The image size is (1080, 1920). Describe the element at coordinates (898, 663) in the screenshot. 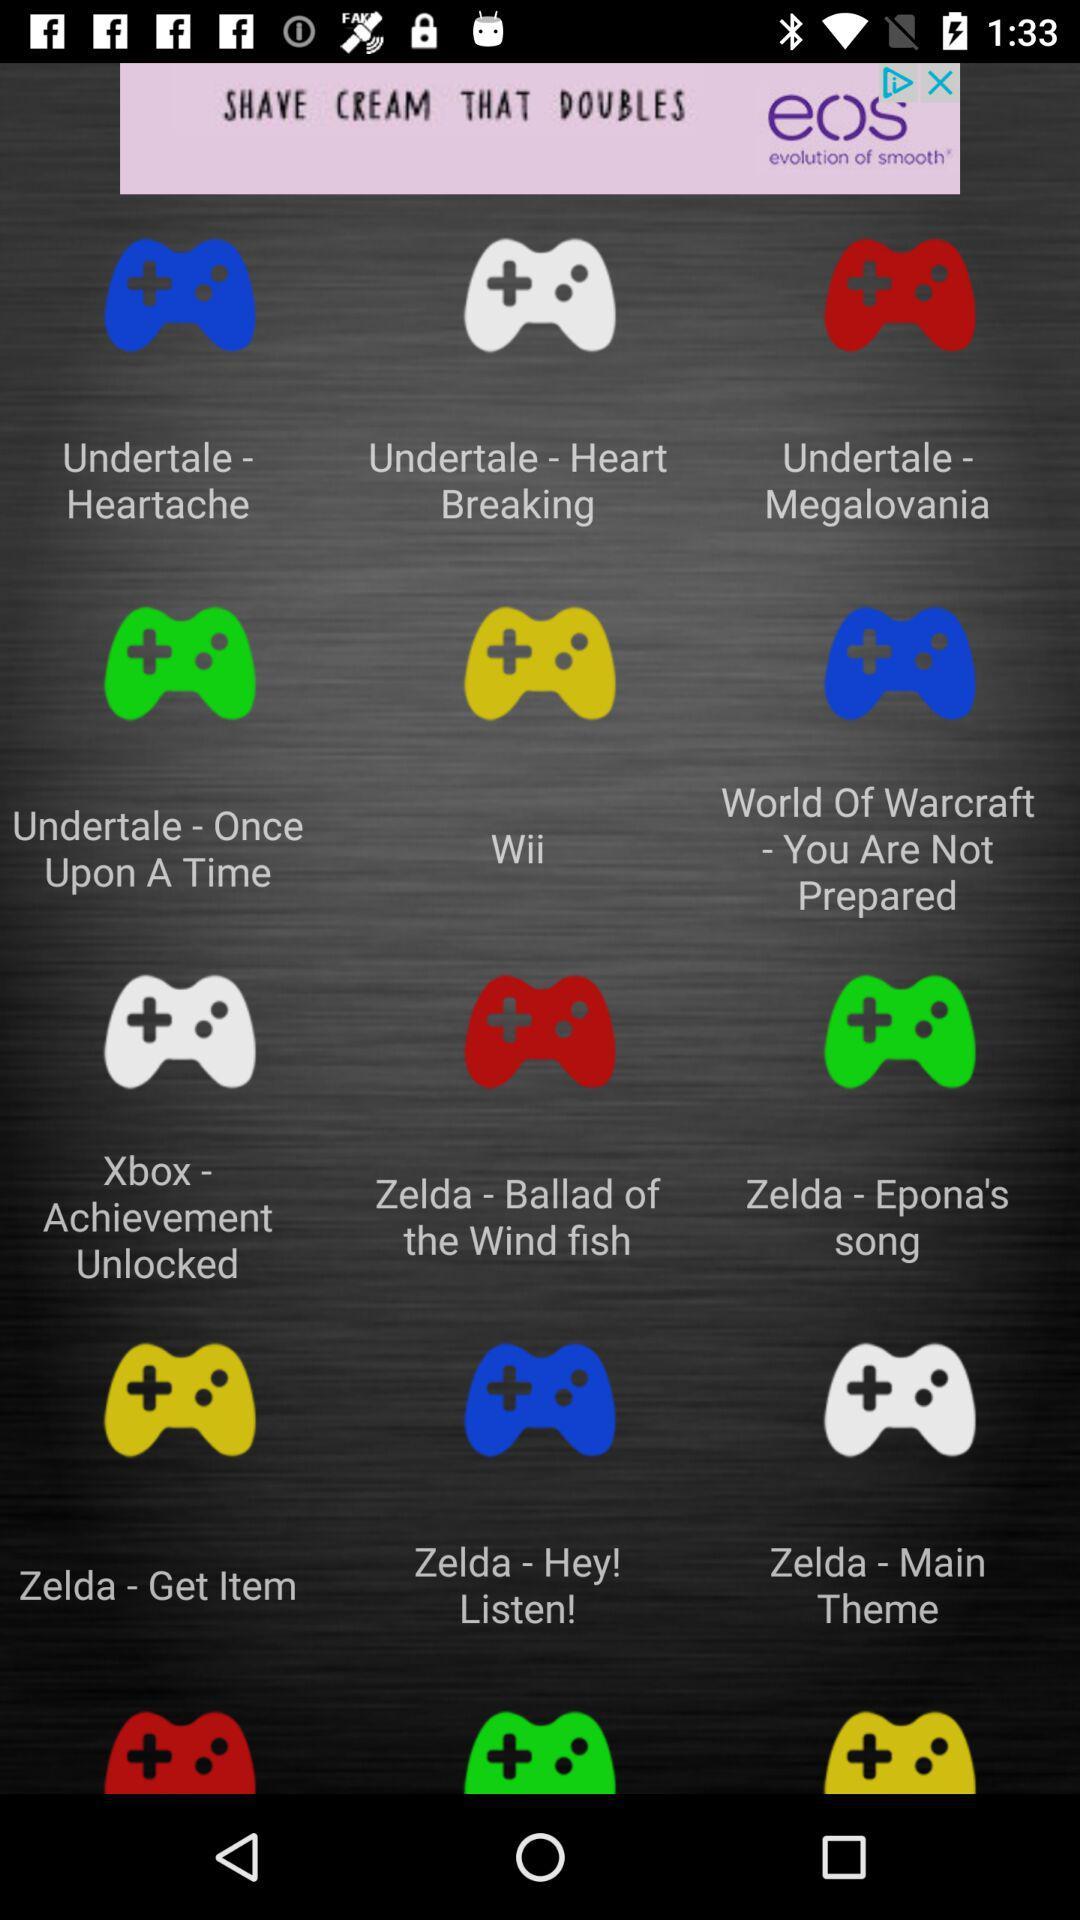

I see `game` at that location.